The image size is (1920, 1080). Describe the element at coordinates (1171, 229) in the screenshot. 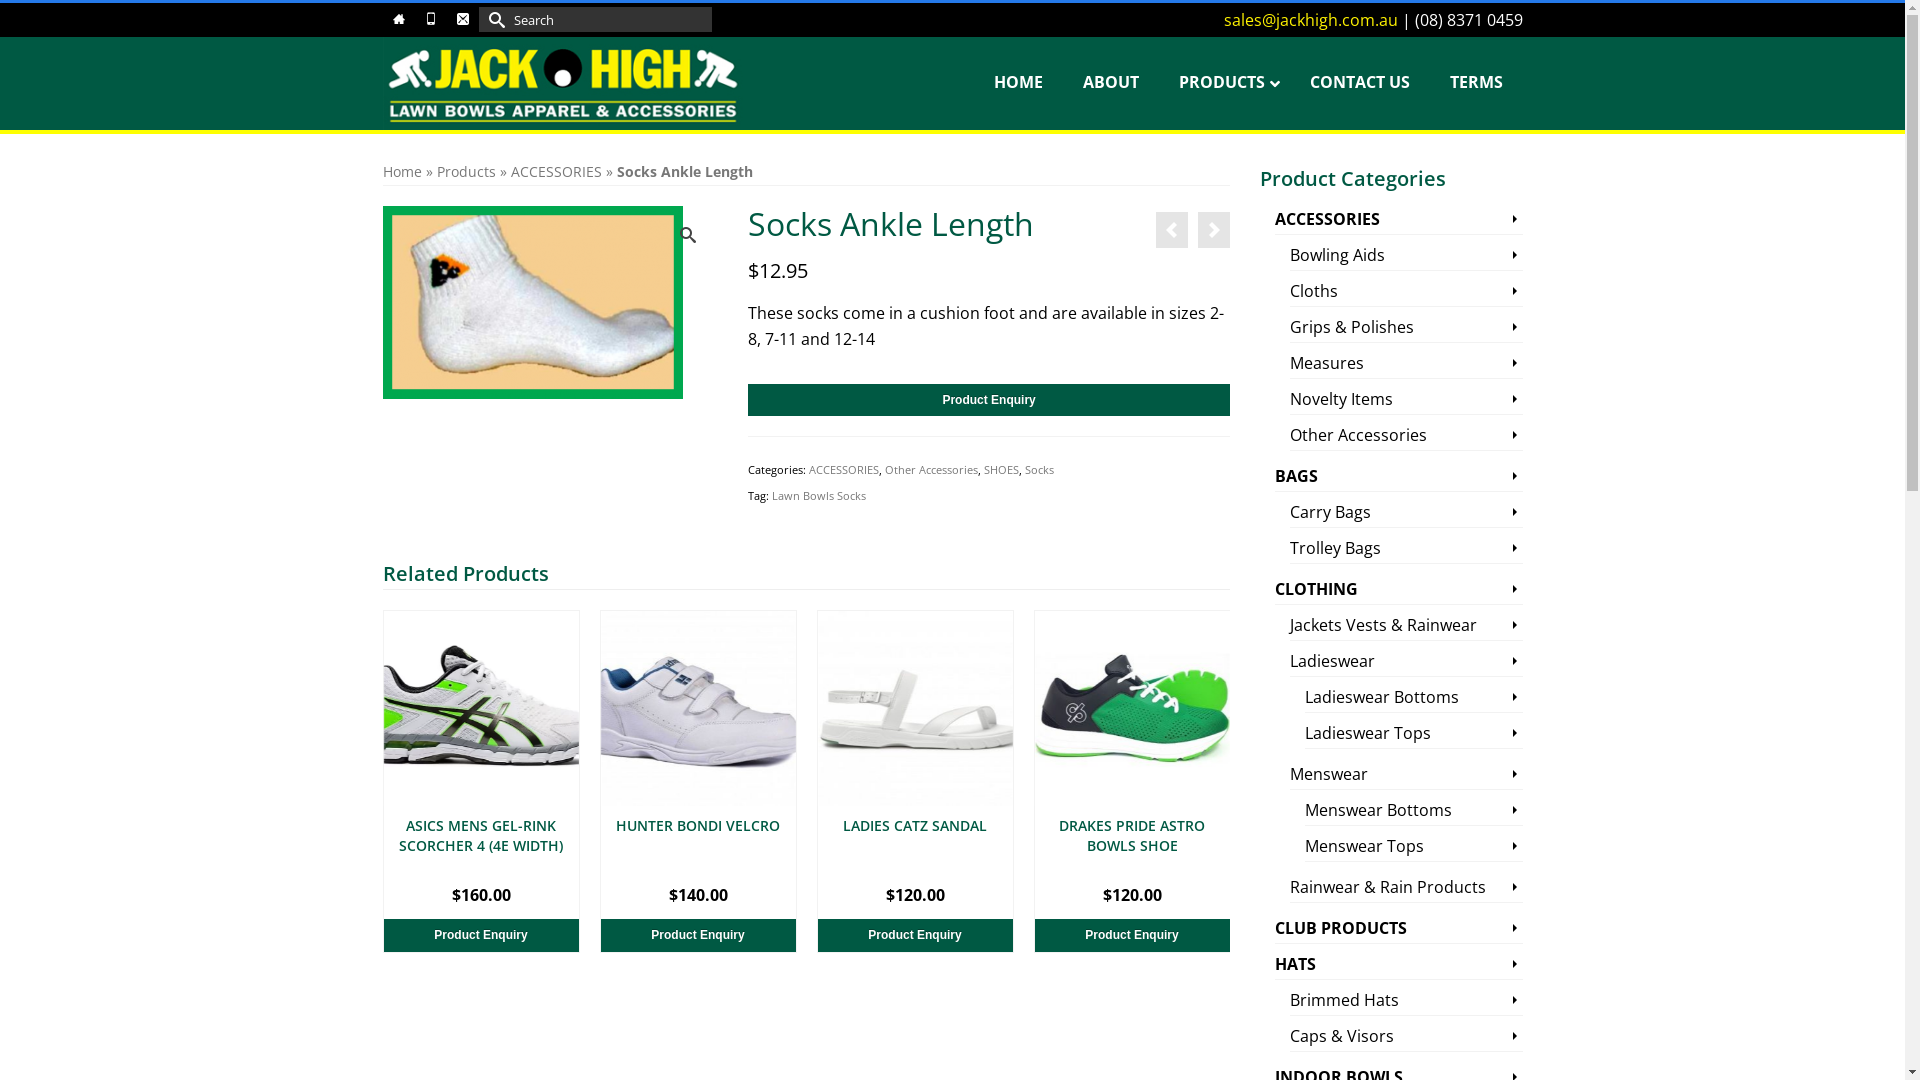

I see `'Socks Crew Length'` at that location.